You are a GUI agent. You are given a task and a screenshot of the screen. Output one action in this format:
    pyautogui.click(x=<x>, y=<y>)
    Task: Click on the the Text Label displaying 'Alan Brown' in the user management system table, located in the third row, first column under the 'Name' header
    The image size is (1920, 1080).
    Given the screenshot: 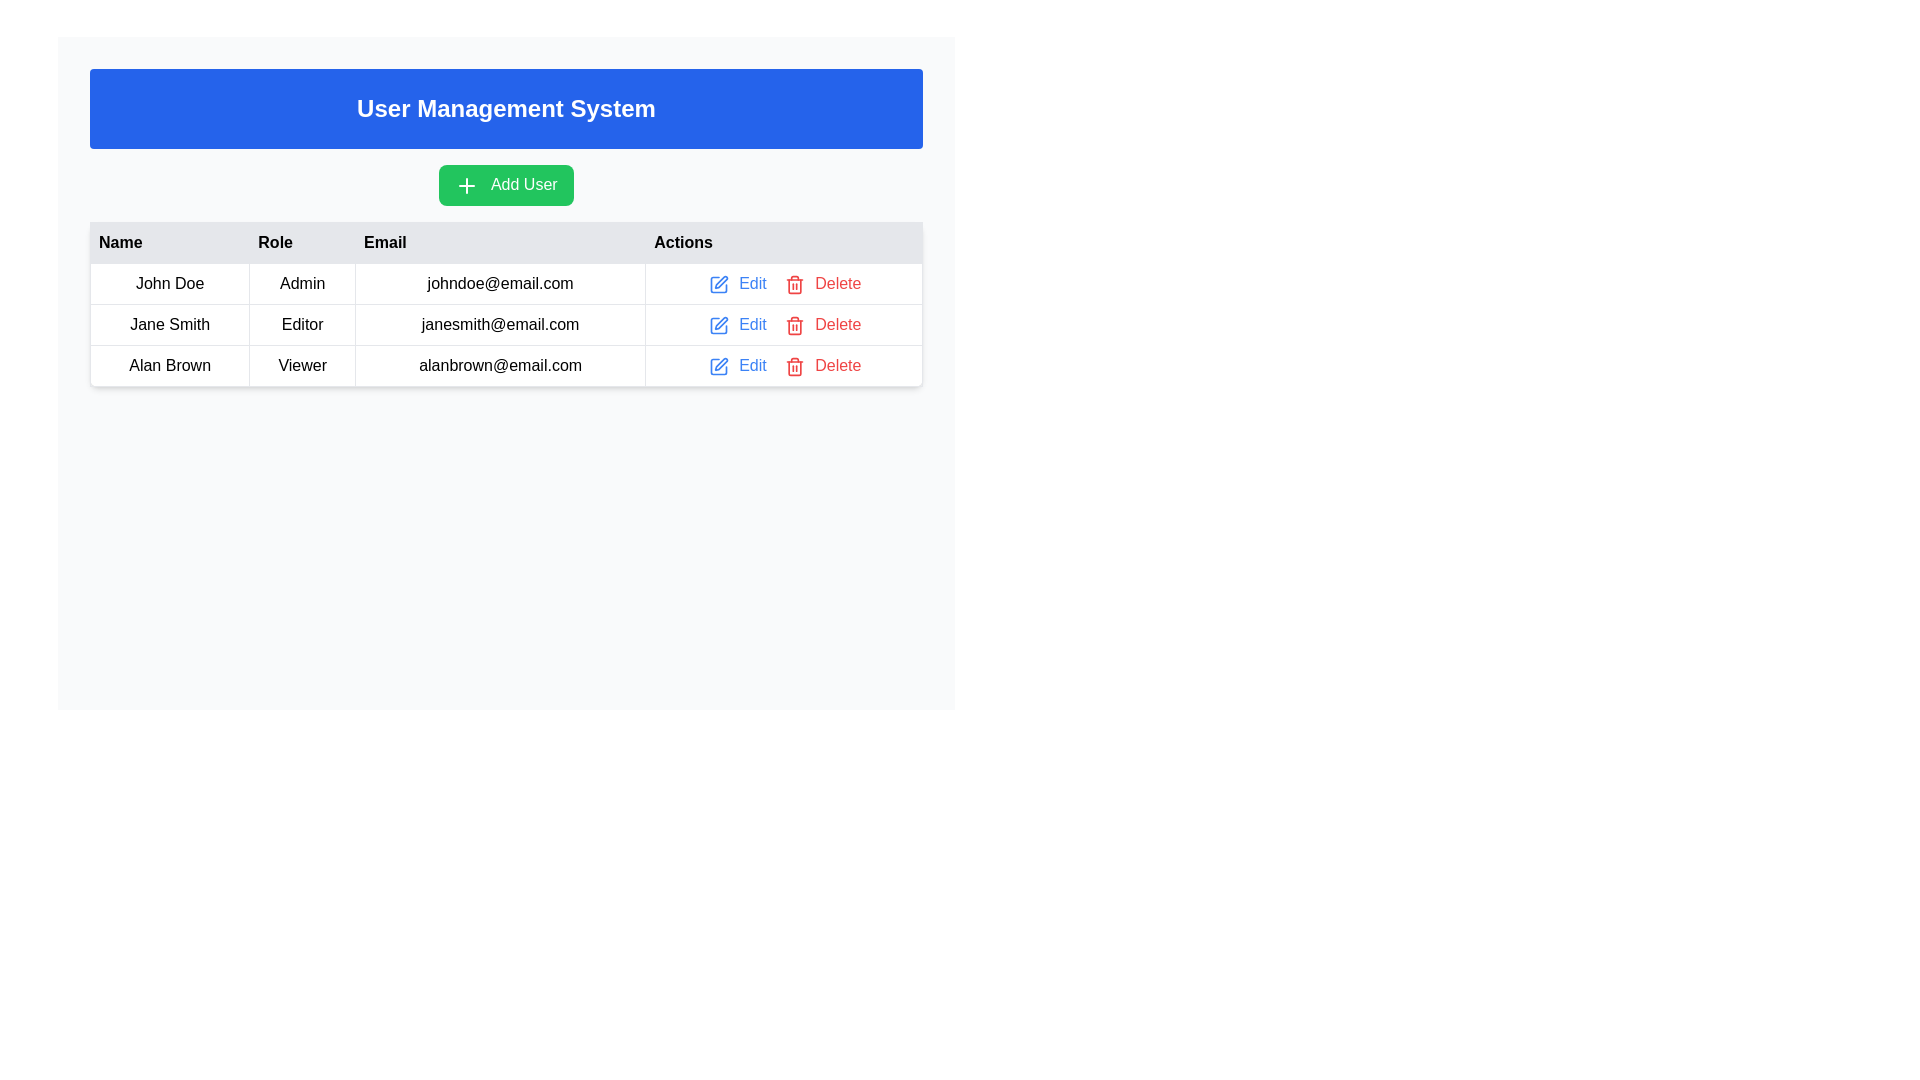 What is the action you would take?
    pyautogui.click(x=170, y=365)
    